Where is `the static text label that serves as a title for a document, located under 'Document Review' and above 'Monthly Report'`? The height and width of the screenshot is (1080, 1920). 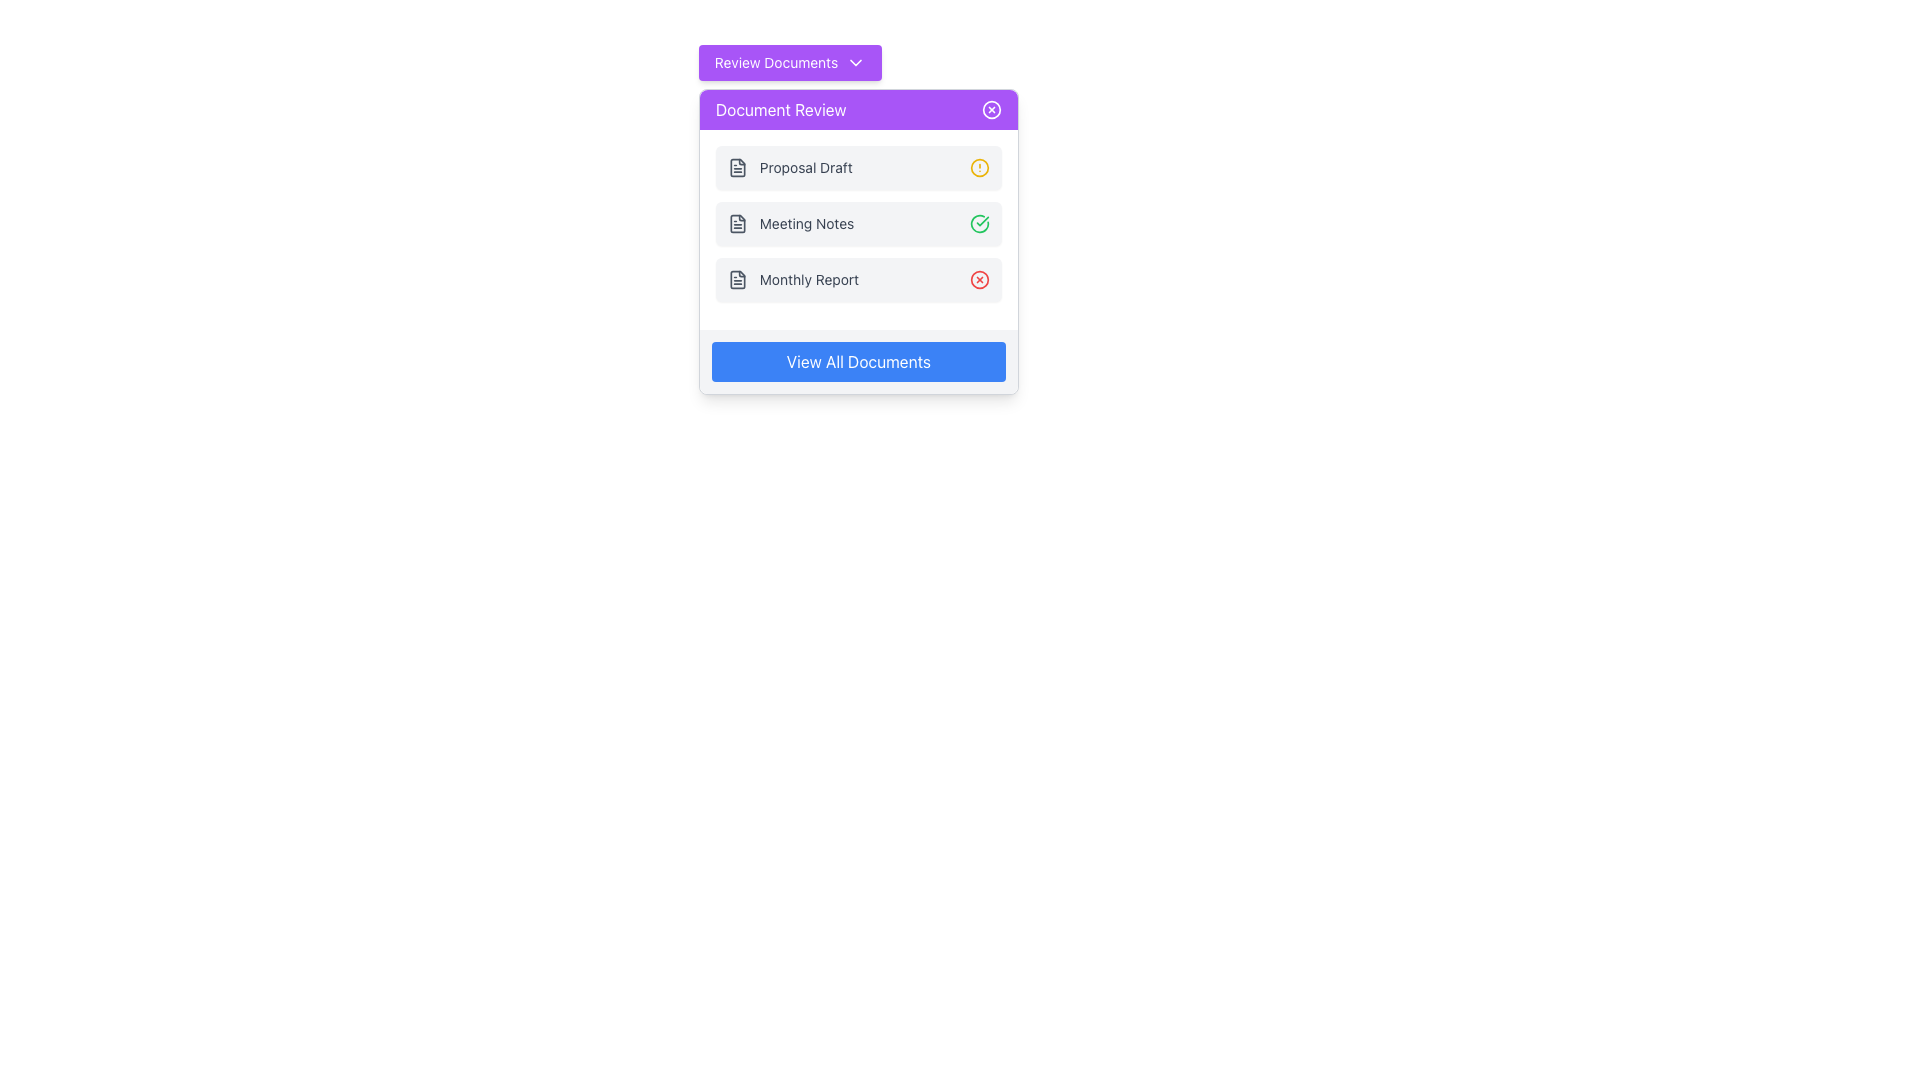
the static text label that serves as a title for a document, located under 'Document Review' and above 'Monthly Report' is located at coordinates (806, 223).